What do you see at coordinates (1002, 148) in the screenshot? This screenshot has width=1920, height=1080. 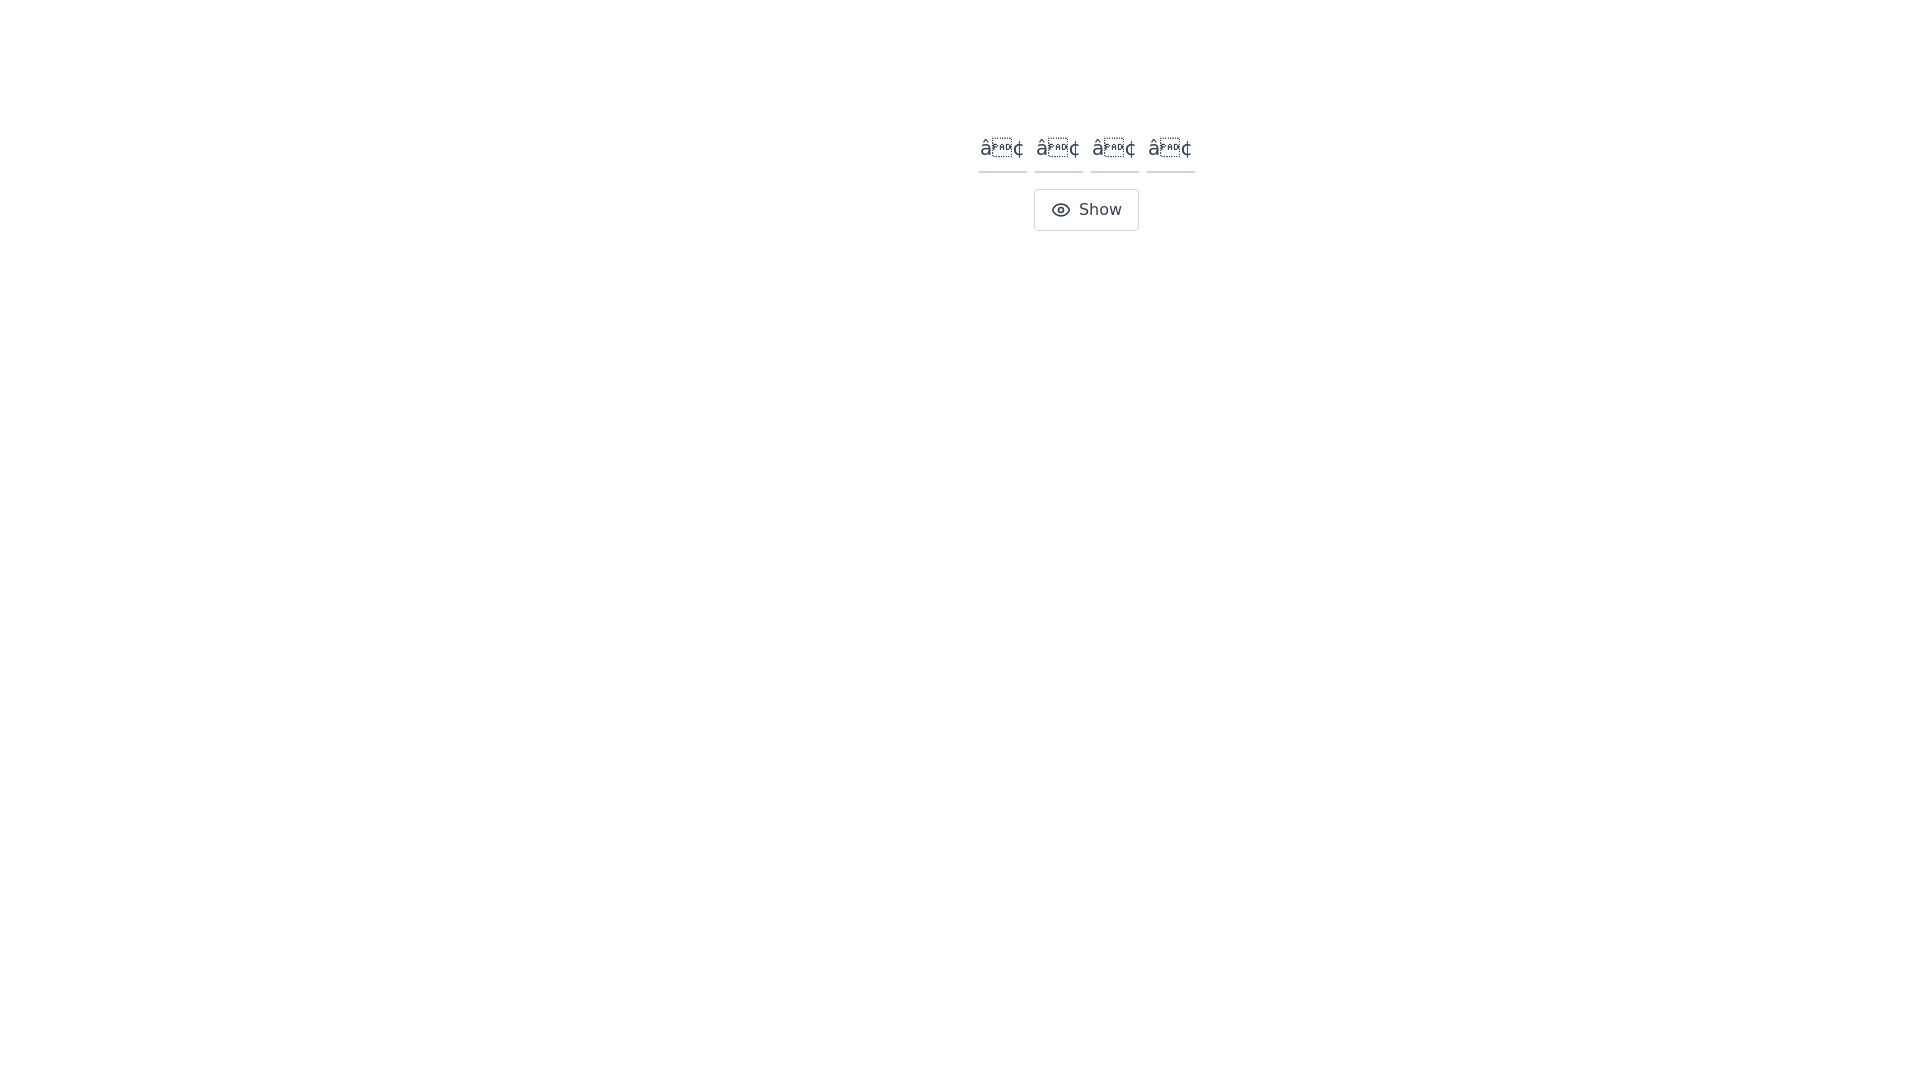 I see `to focus on the first text input field located at the farthest left in a series of four identical input fields` at bounding box center [1002, 148].